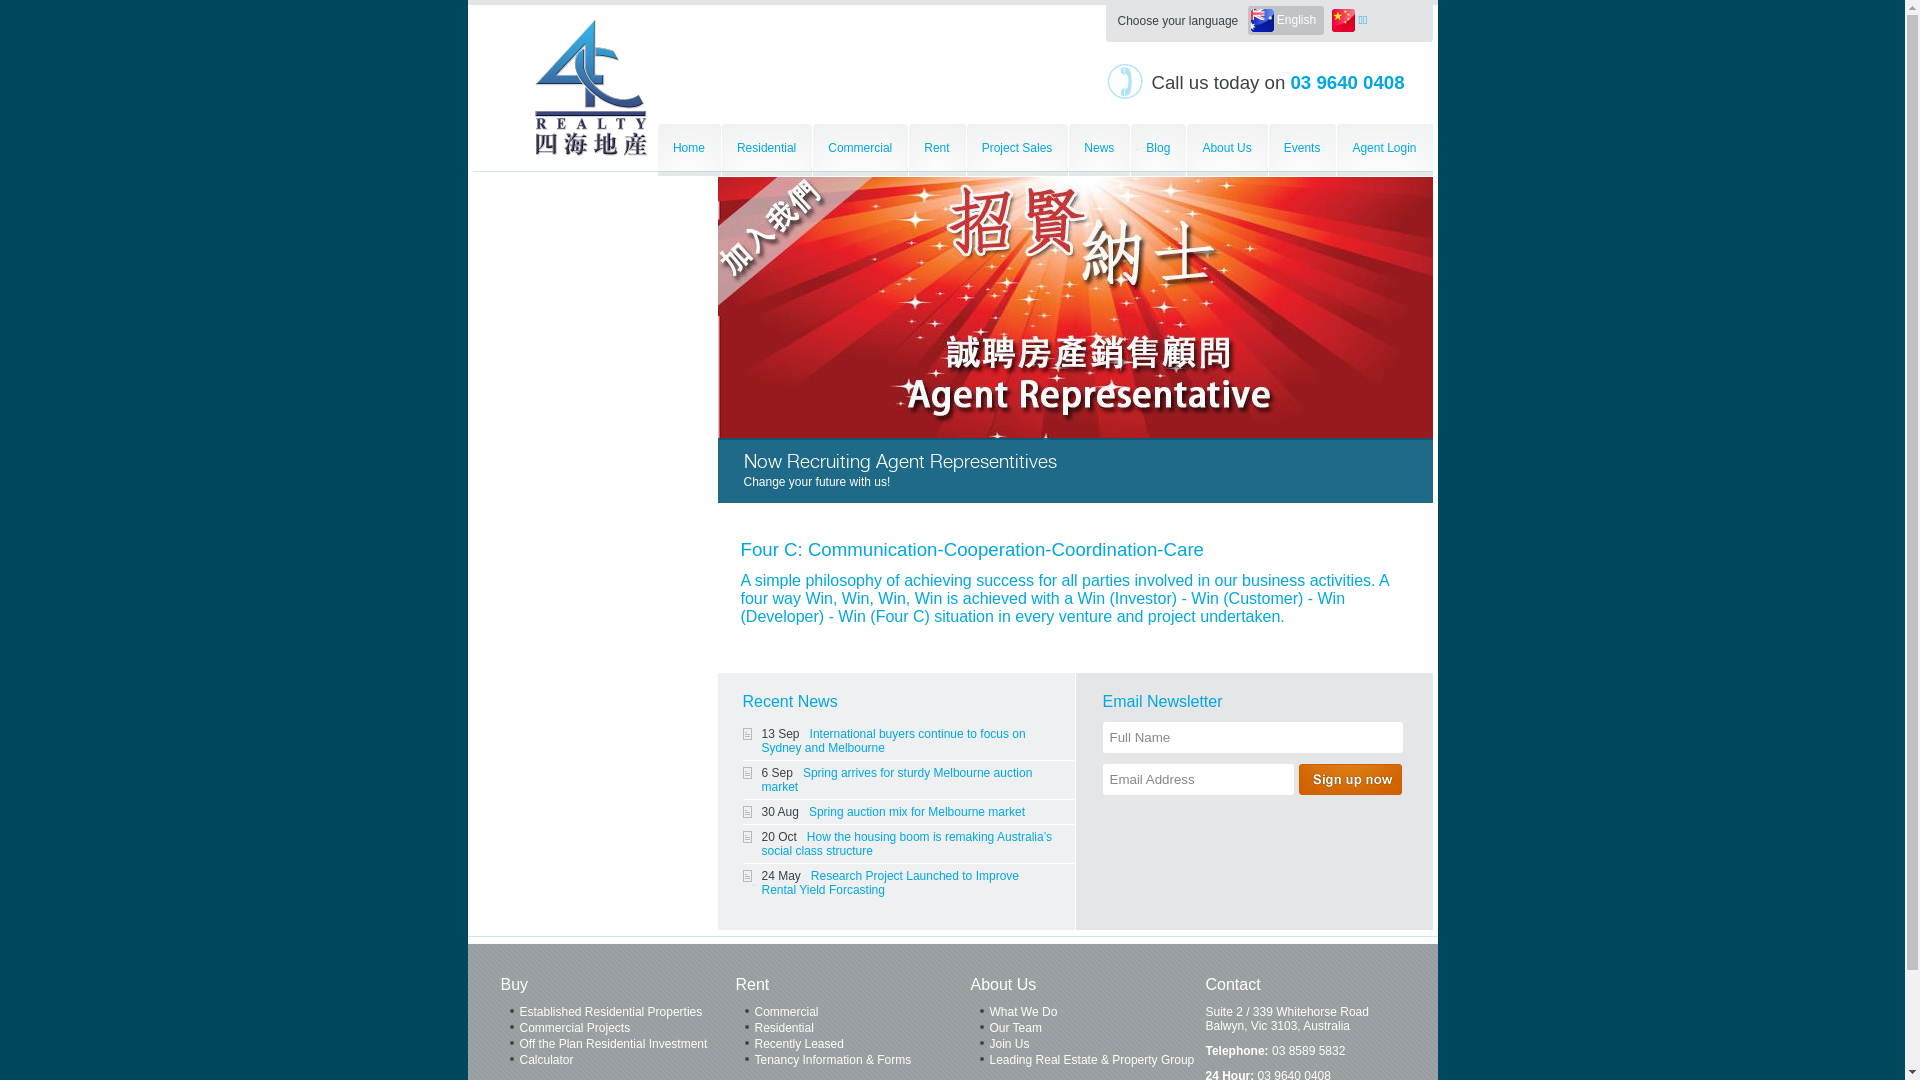 This screenshot has height=1080, width=1920. What do you see at coordinates (1131, 149) in the screenshot?
I see `'Blog'` at bounding box center [1131, 149].